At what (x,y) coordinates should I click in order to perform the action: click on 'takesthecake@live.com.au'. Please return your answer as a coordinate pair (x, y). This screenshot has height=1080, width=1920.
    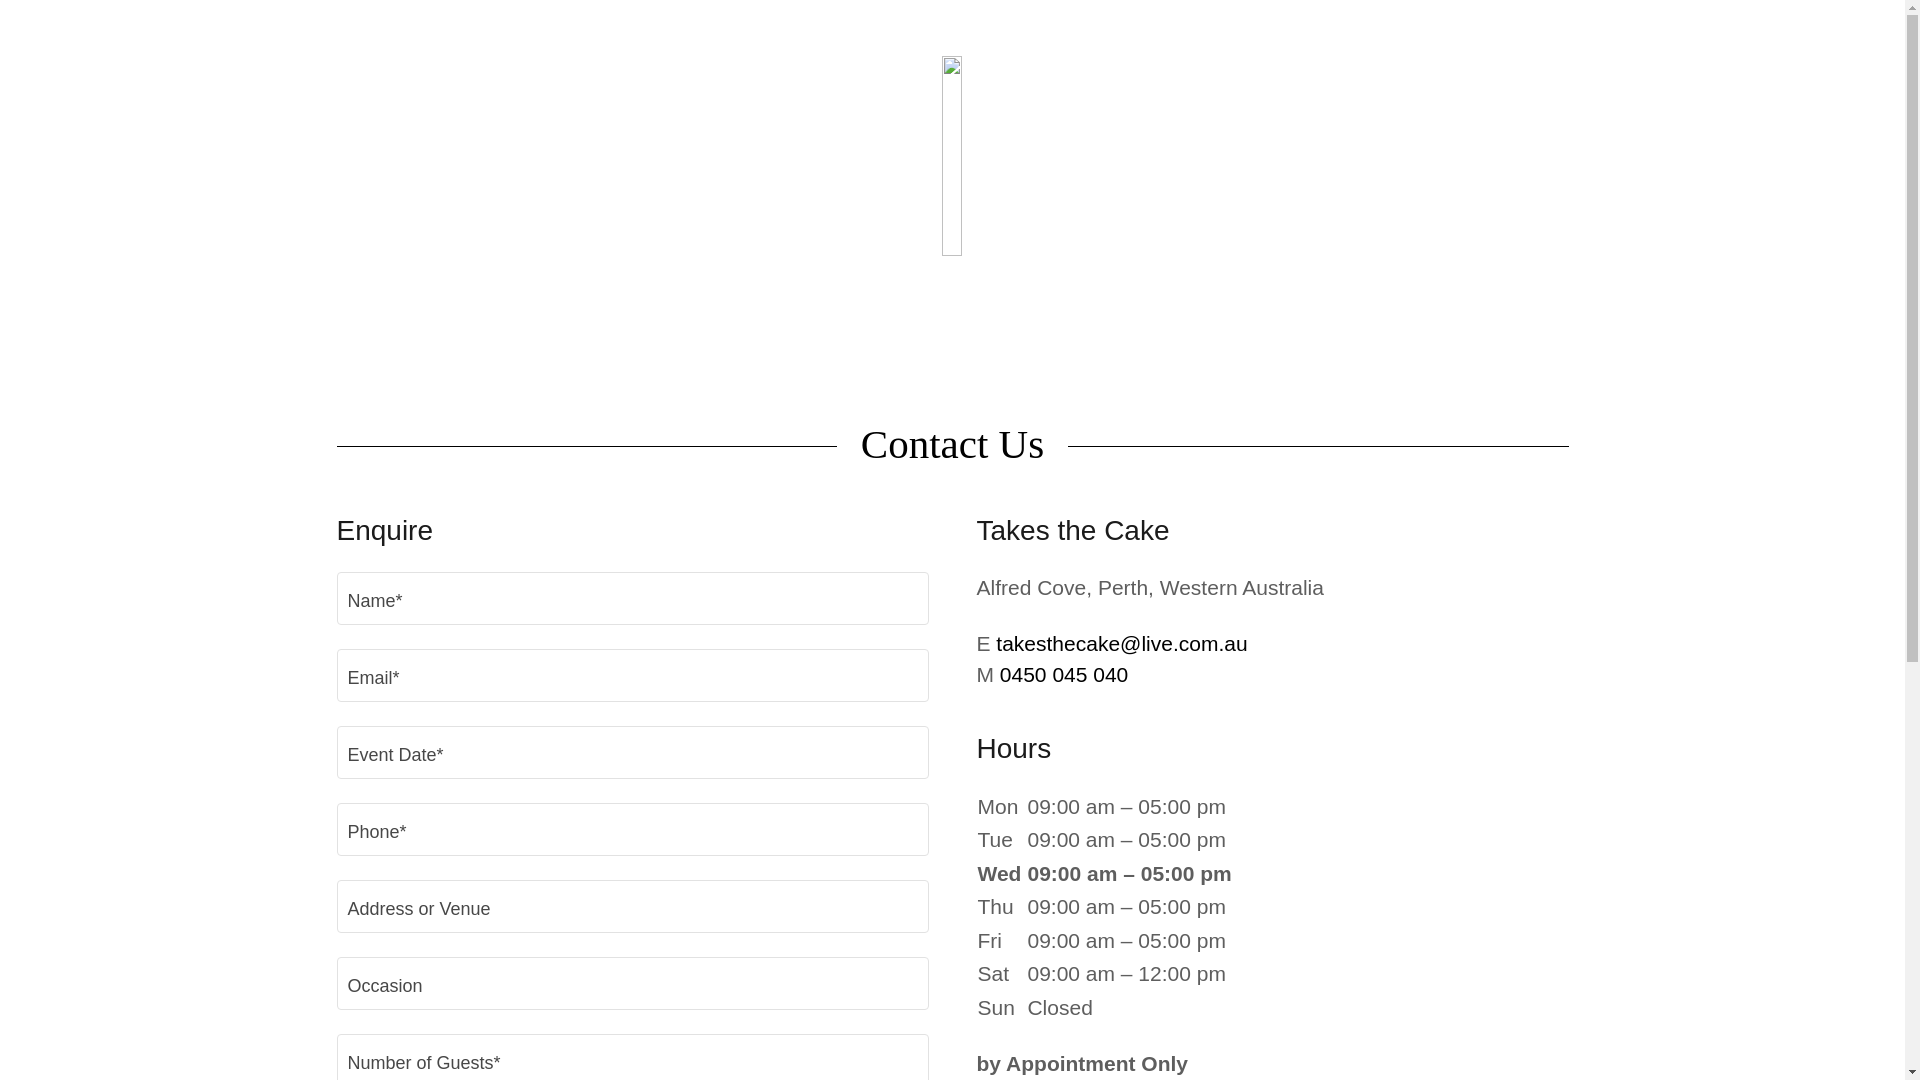
    Looking at the image, I should click on (1121, 643).